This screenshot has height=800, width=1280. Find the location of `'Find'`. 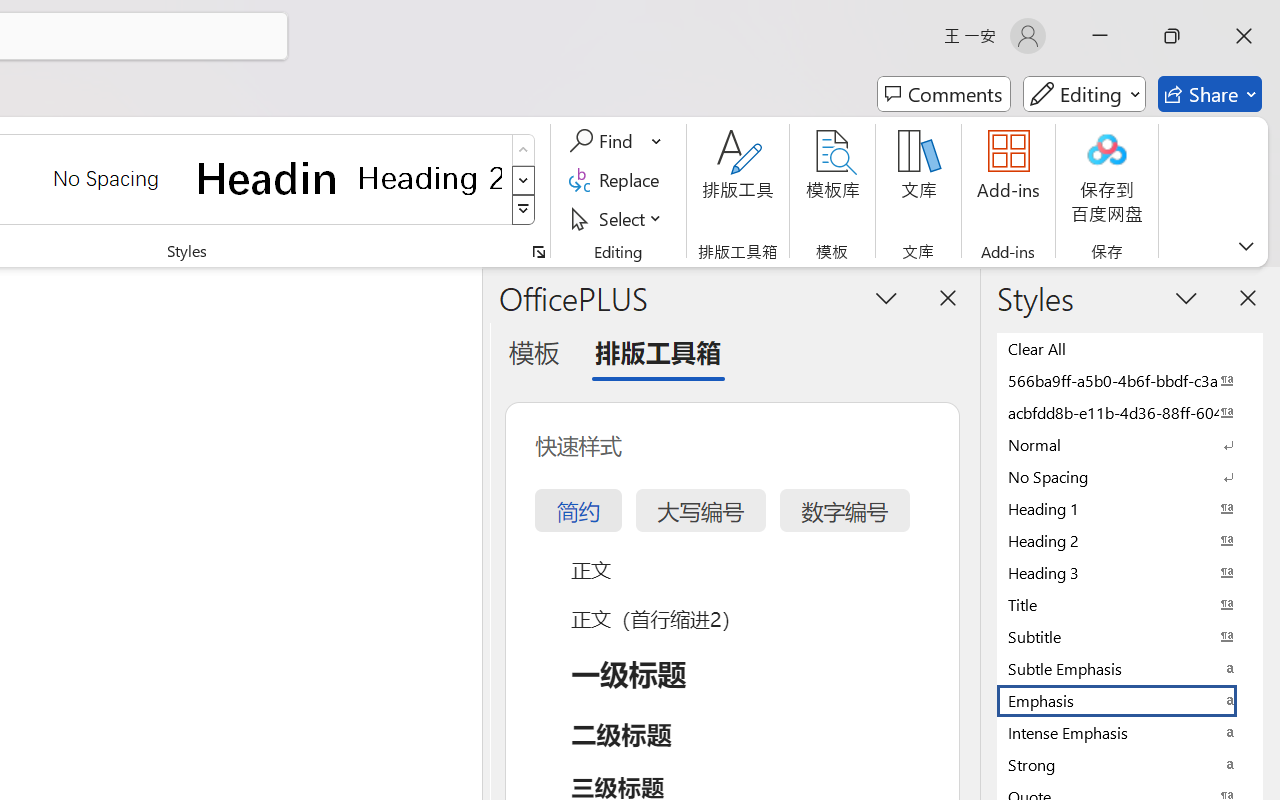

'Find' is located at coordinates (615, 141).